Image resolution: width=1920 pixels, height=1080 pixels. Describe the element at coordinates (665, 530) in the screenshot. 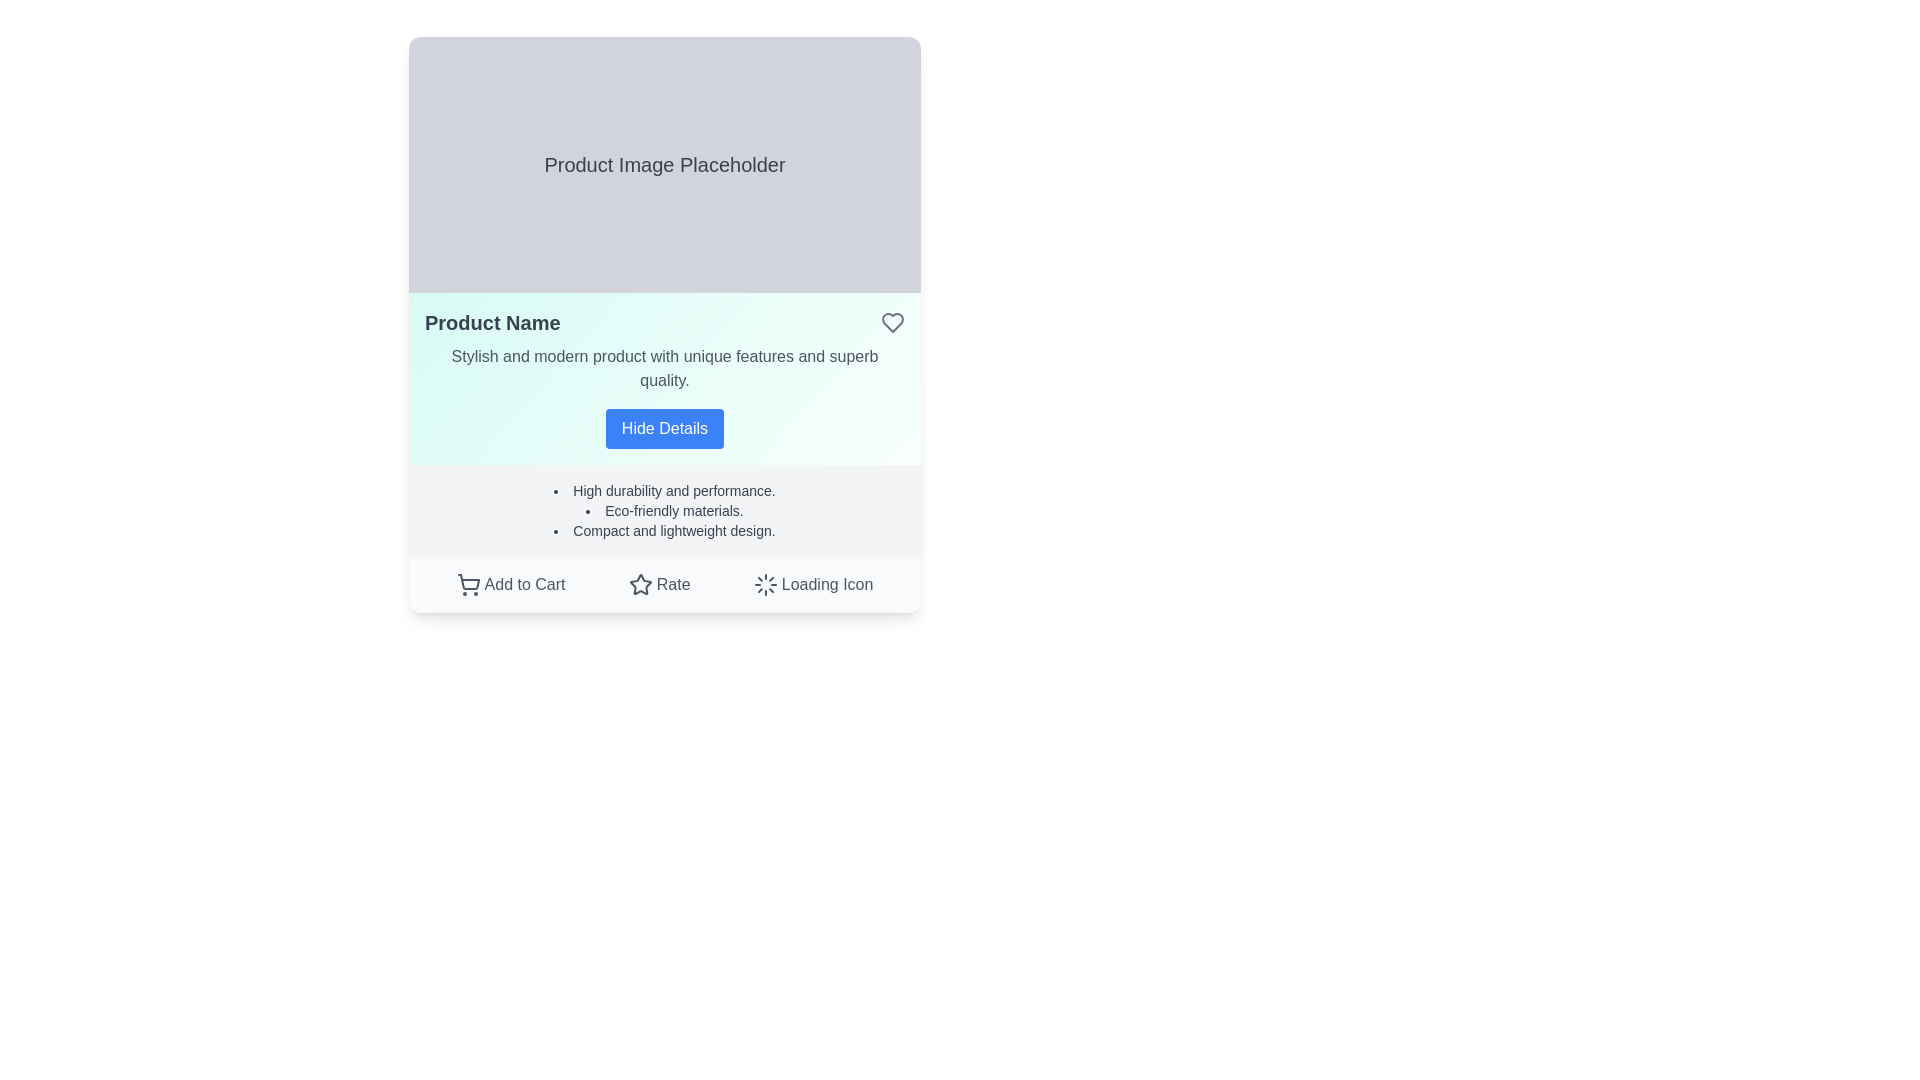

I see `the text element that reads 'Compact and lightweight design.', which is the third bullet point in a list below the 'Hide Details' button` at that location.